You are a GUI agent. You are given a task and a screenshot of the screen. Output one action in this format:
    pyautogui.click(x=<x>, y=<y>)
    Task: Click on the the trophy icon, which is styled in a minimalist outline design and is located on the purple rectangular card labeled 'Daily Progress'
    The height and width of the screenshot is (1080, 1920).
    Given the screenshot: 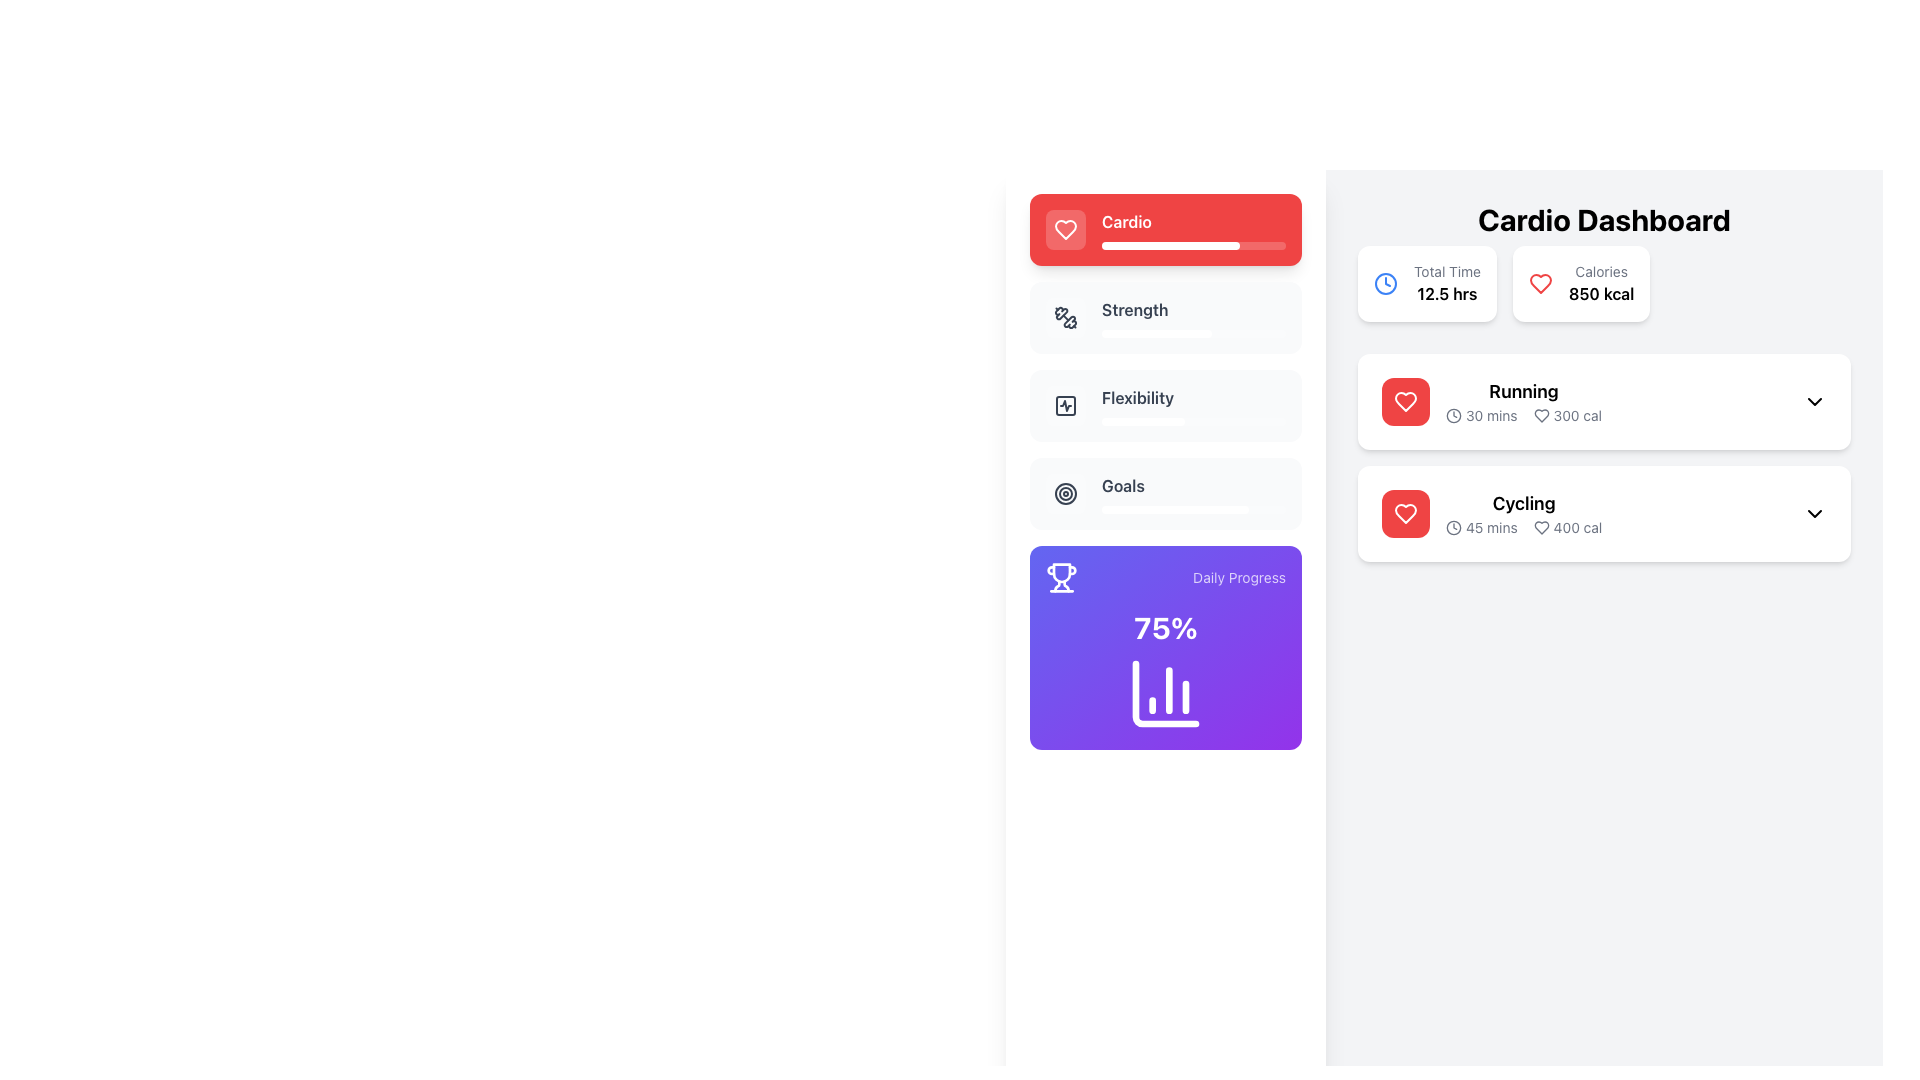 What is the action you would take?
    pyautogui.click(x=1060, y=578)
    